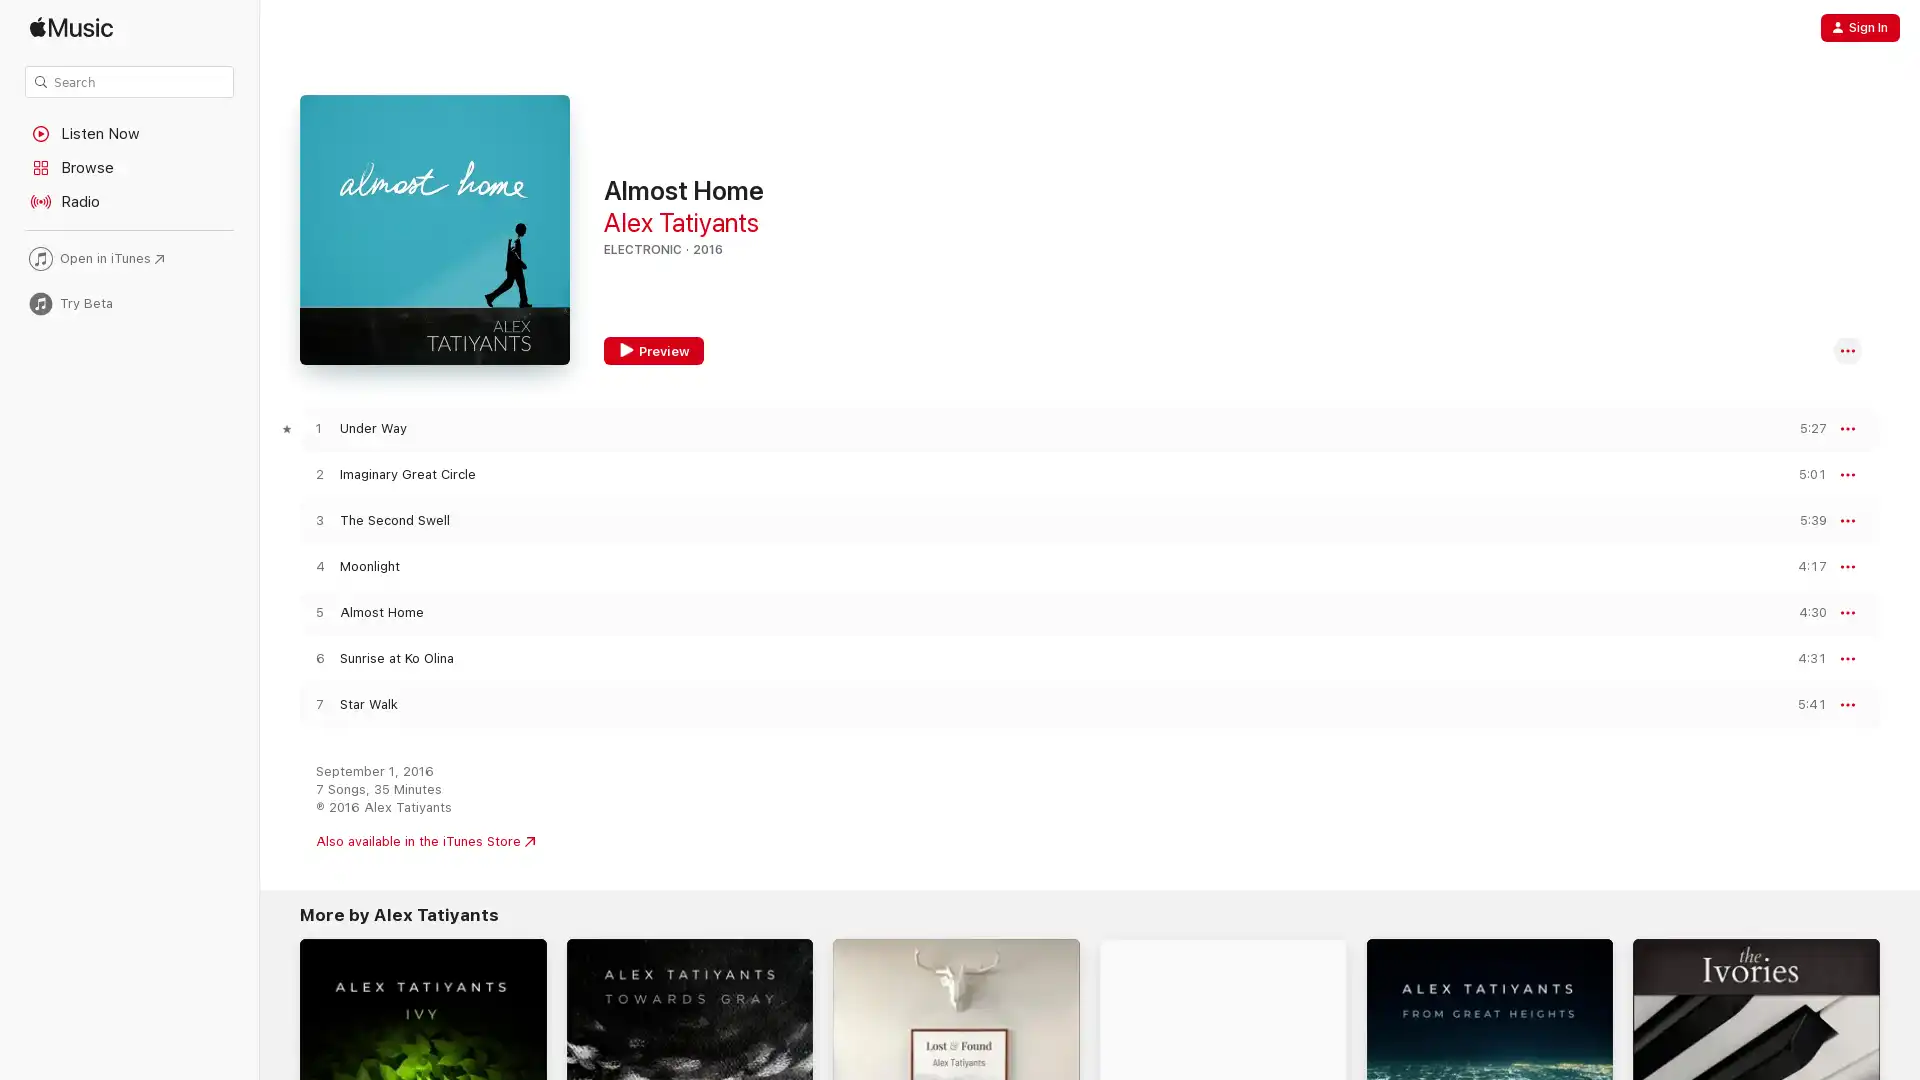  What do you see at coordinates (318, 474) in the screenshot?
I see `Play` at bounding box center [318, 474].